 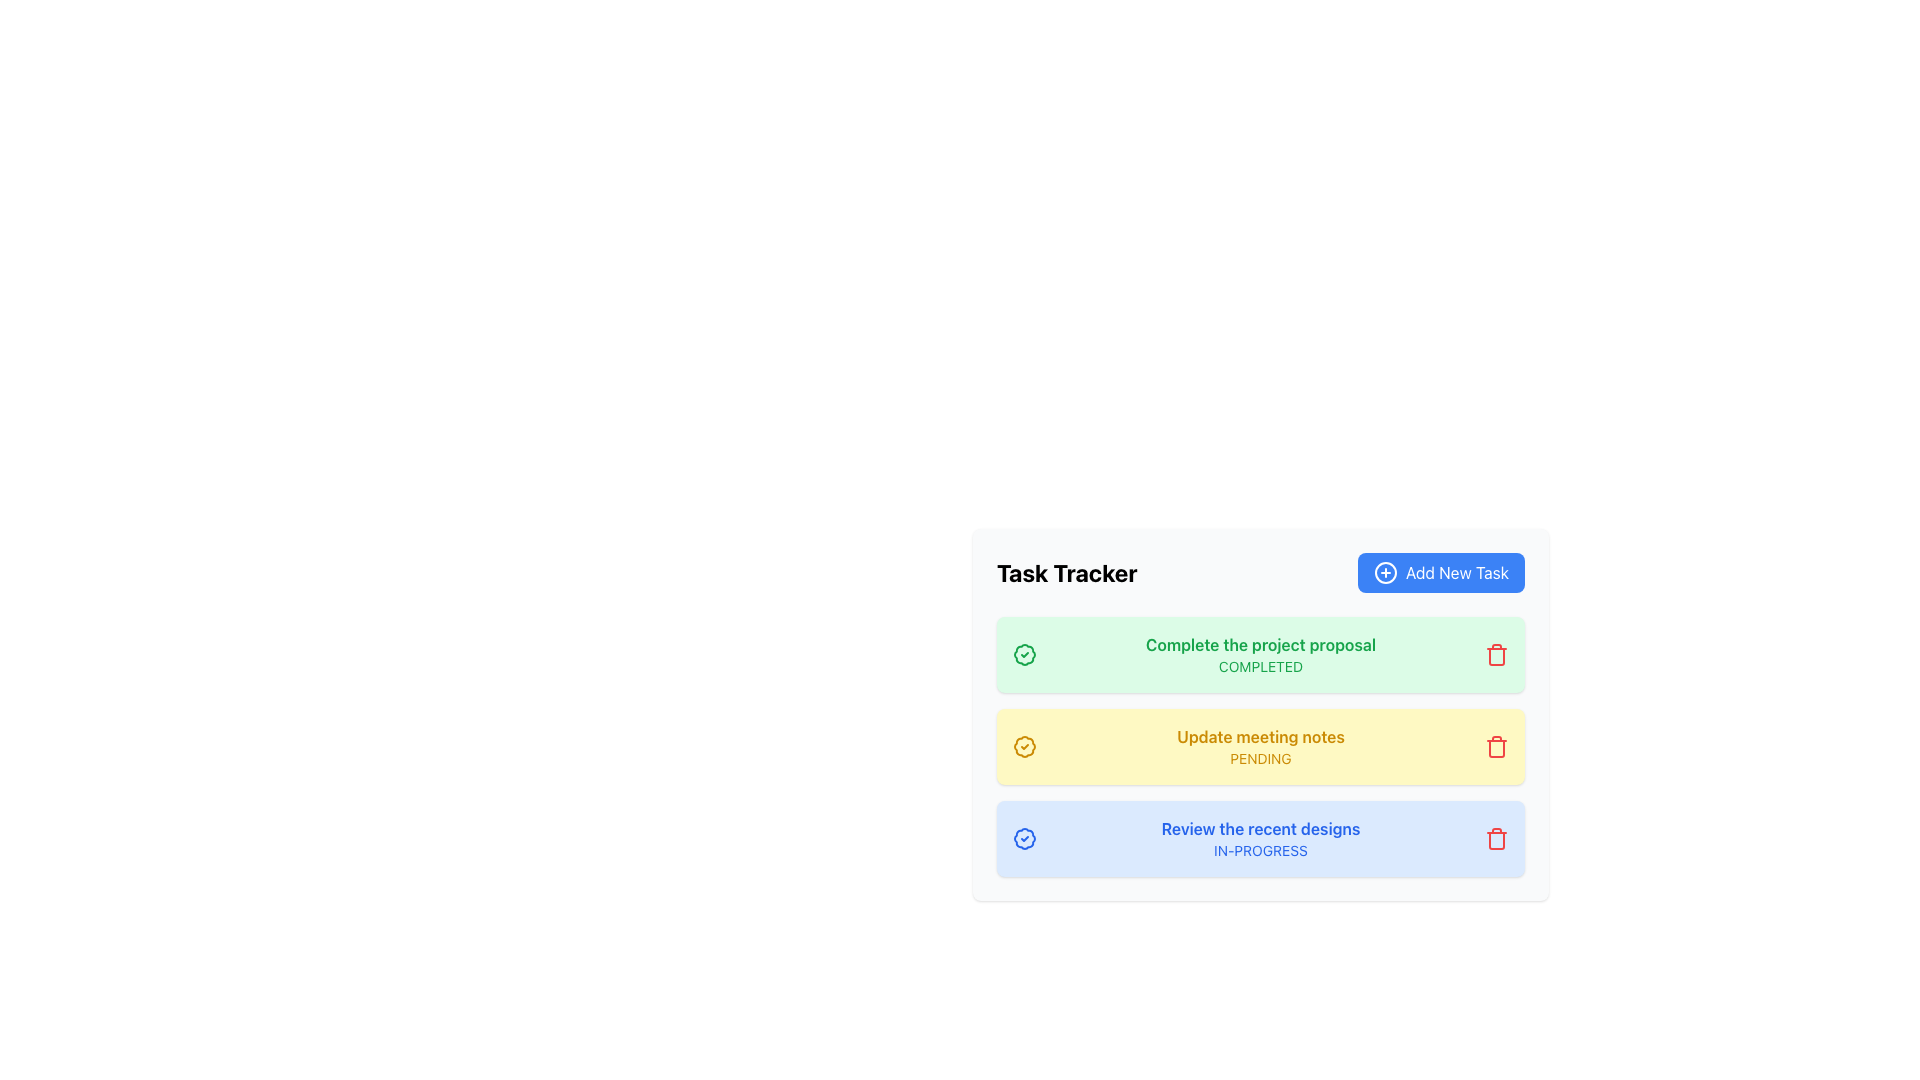 What do you see at coordinates (1025, 655) in the screenshot?
I see `the green badge-like icon with a checkmark, located to the left of the text 'Complete the project proposal' in the task list` at bounding box center [1025, 655].